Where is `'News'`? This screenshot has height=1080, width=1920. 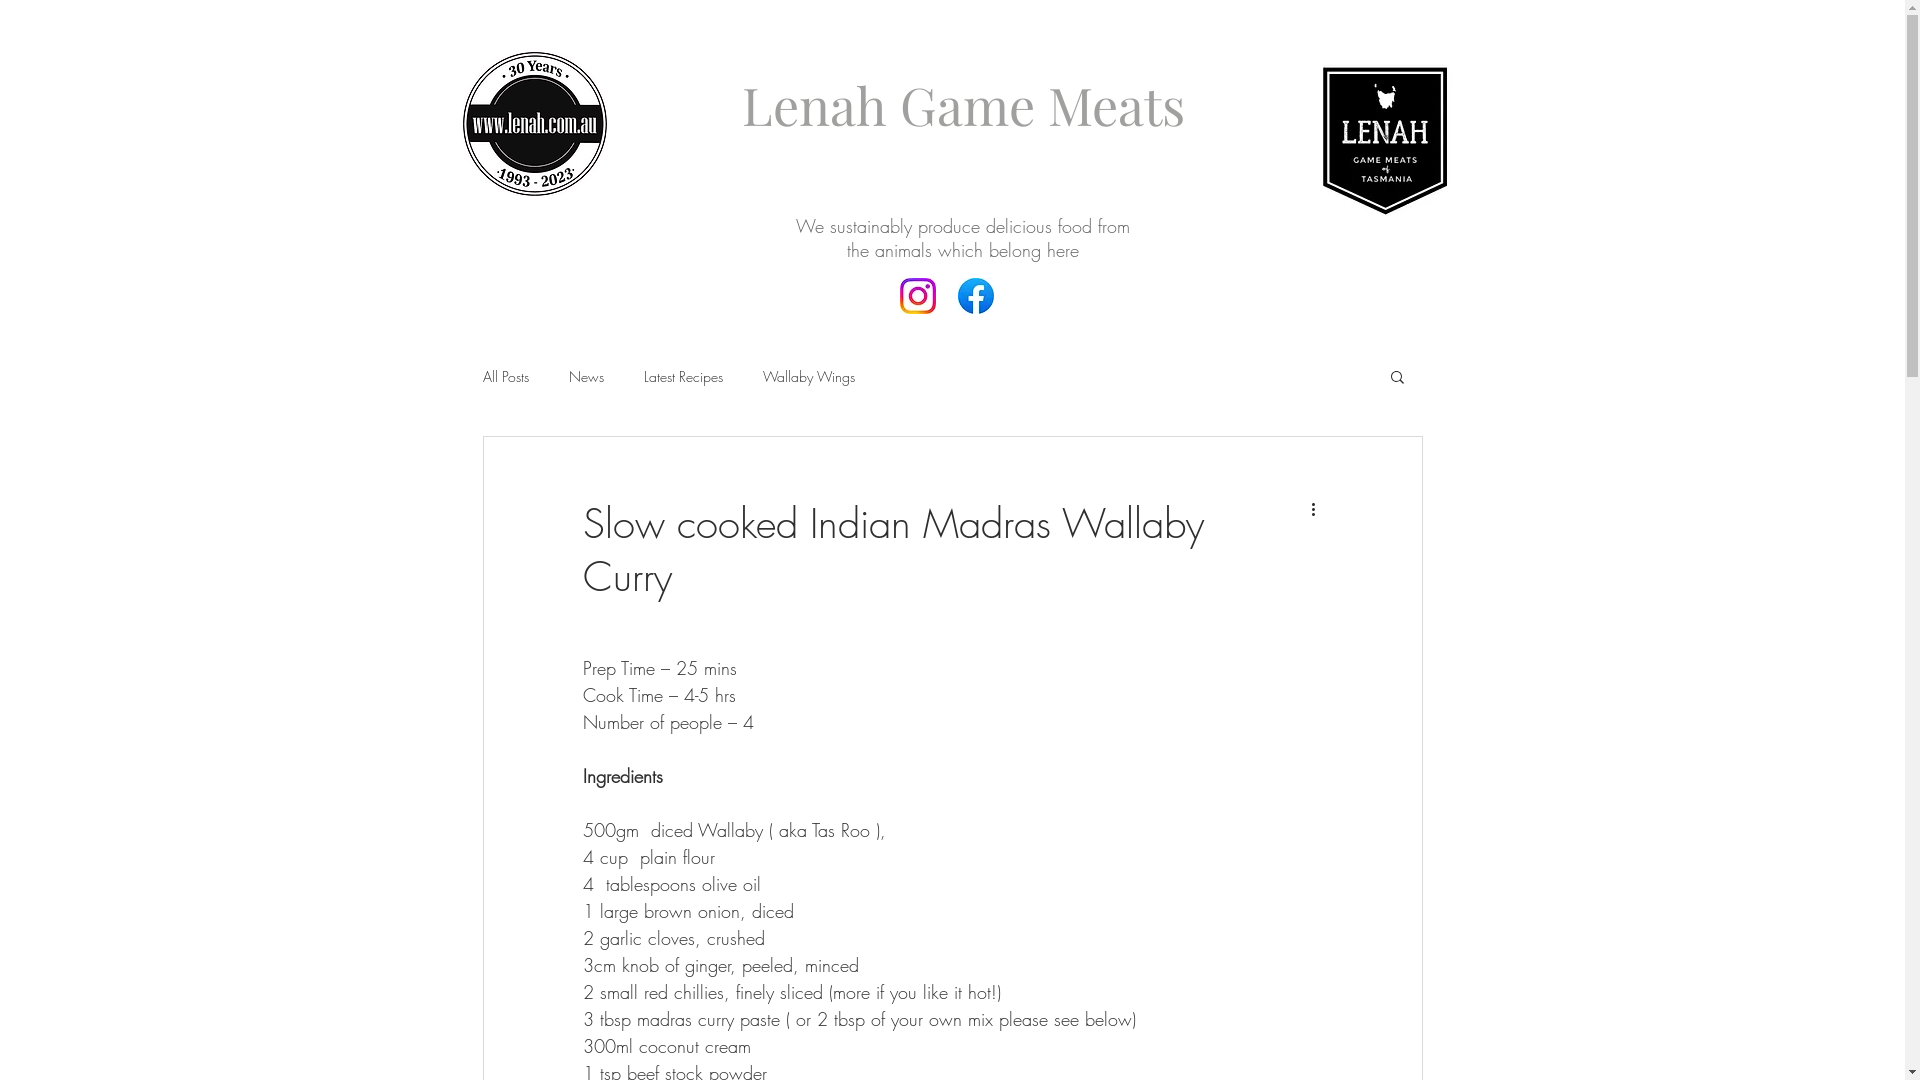
'News' is located at coordinates (584, 375).